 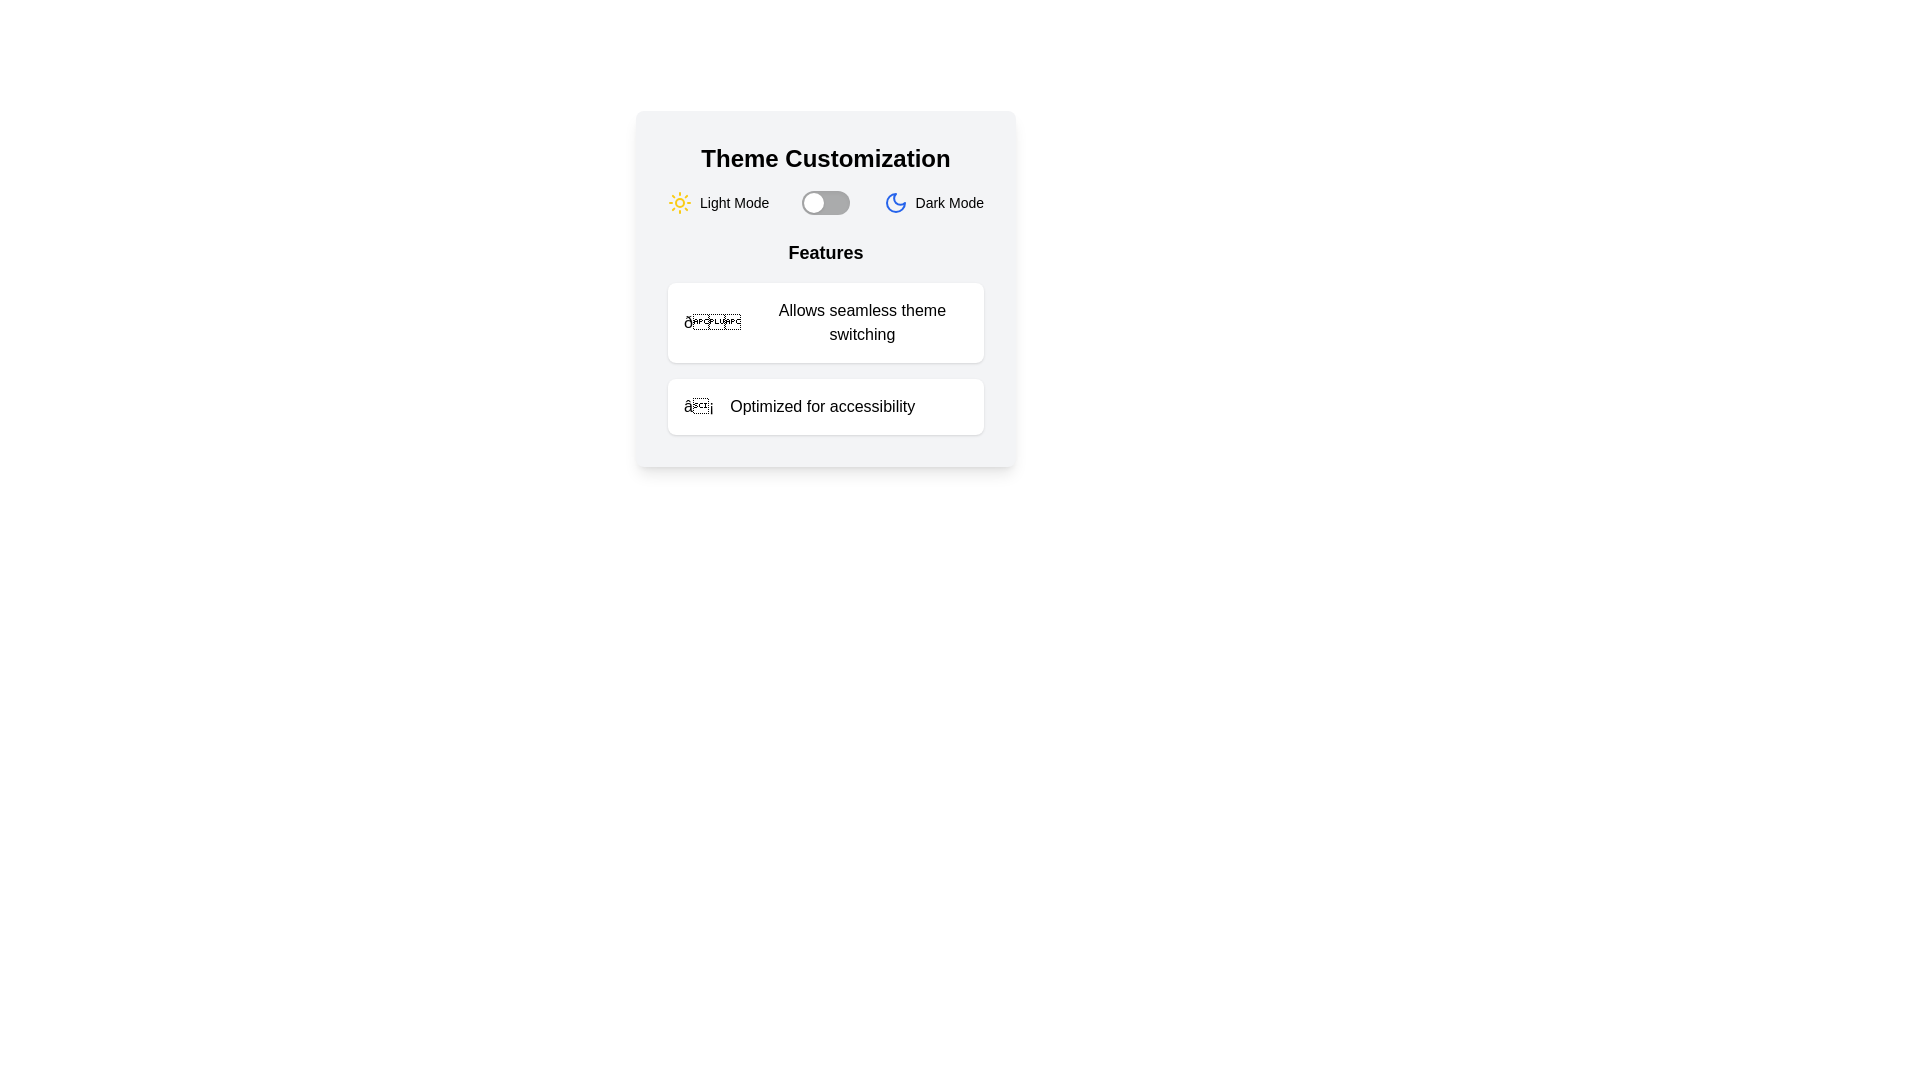 I want to click on the circular toggle indicator for the light/dark mode switch located towards the left side of the horizontal toggle bar in the 'Theme Customization' section, so click(x=814, y=203).